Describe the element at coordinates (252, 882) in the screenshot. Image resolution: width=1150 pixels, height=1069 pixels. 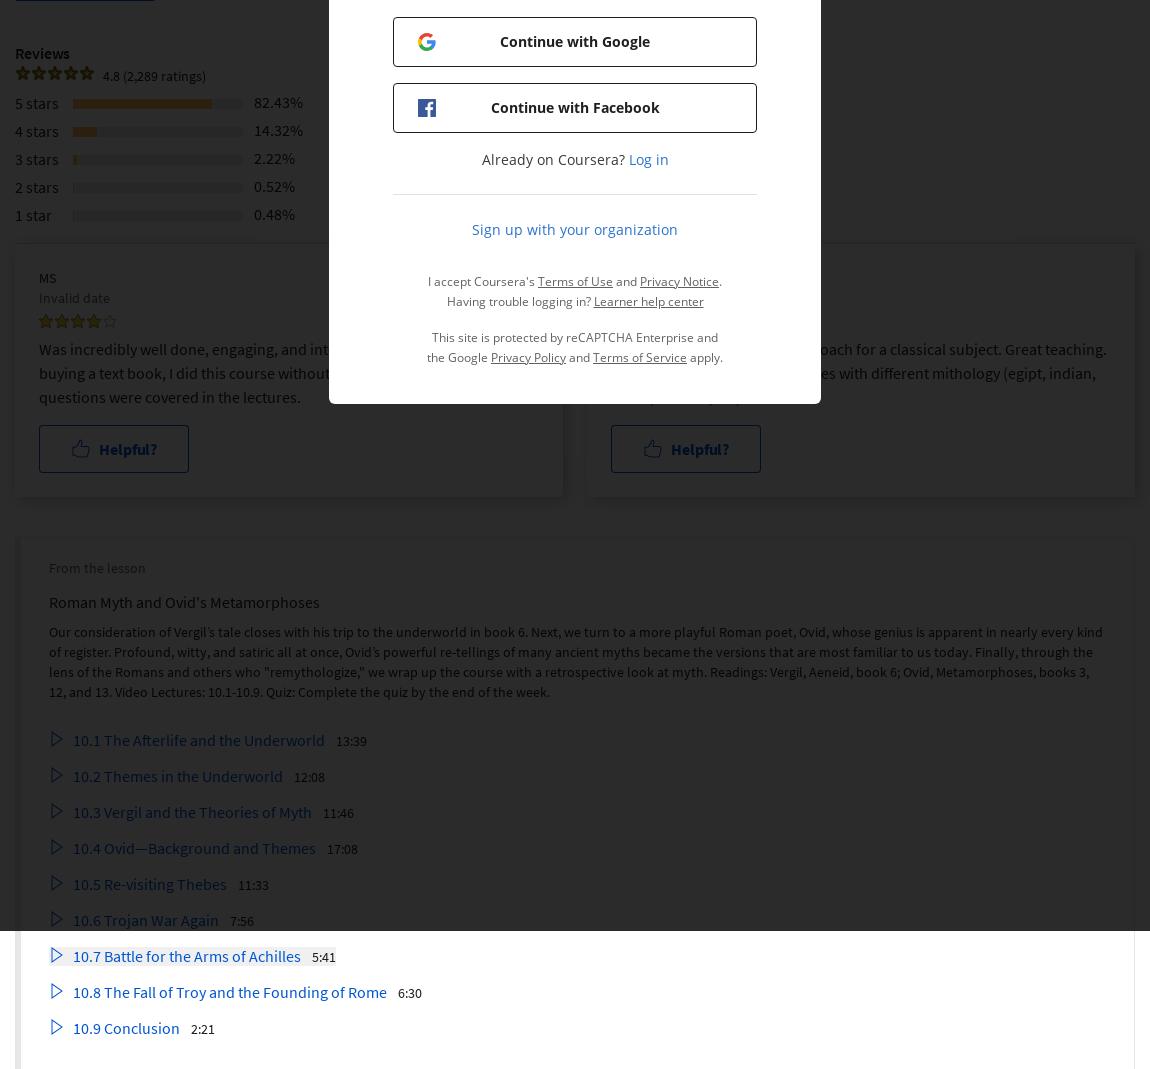
I see `'11:33'` at that location.